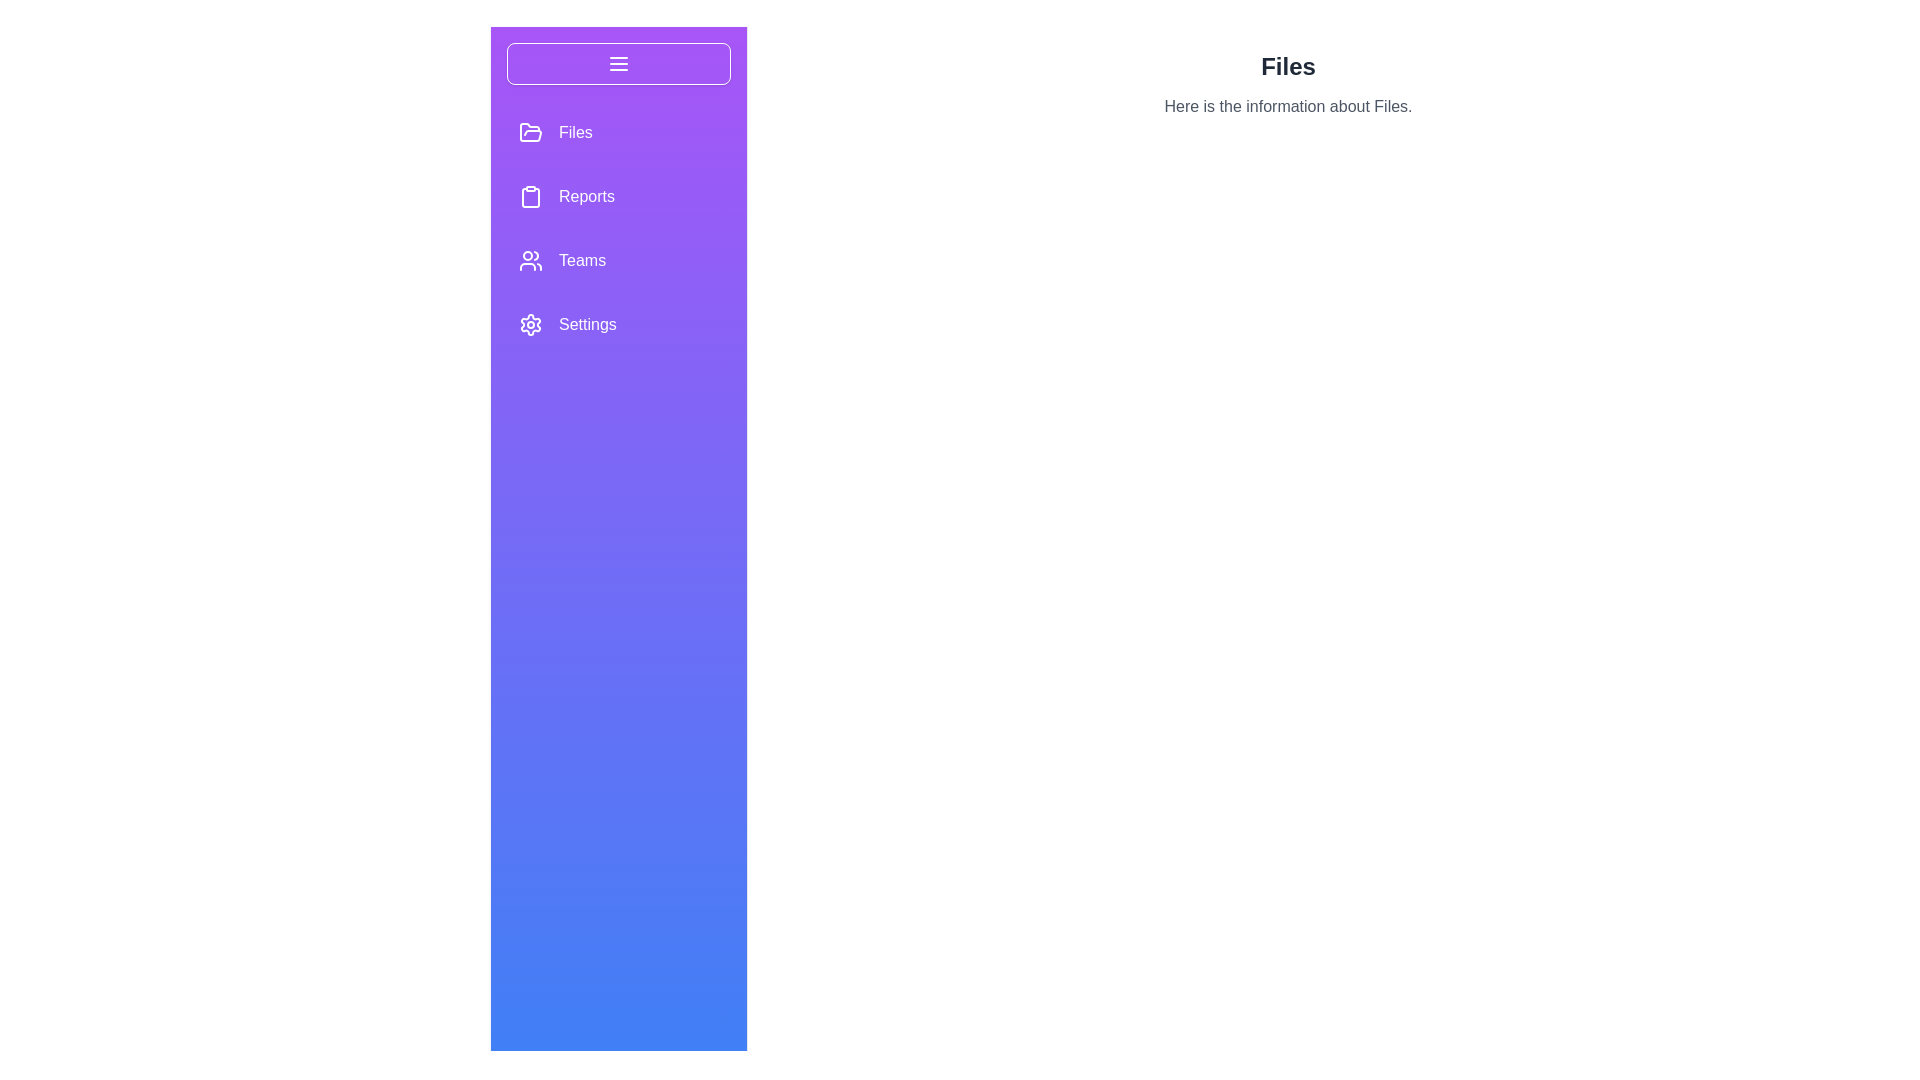 Image resolution: width=1920 pixels, height=1080 pixels. I want to click on the menu option Settings to select it, so click(531, 323).